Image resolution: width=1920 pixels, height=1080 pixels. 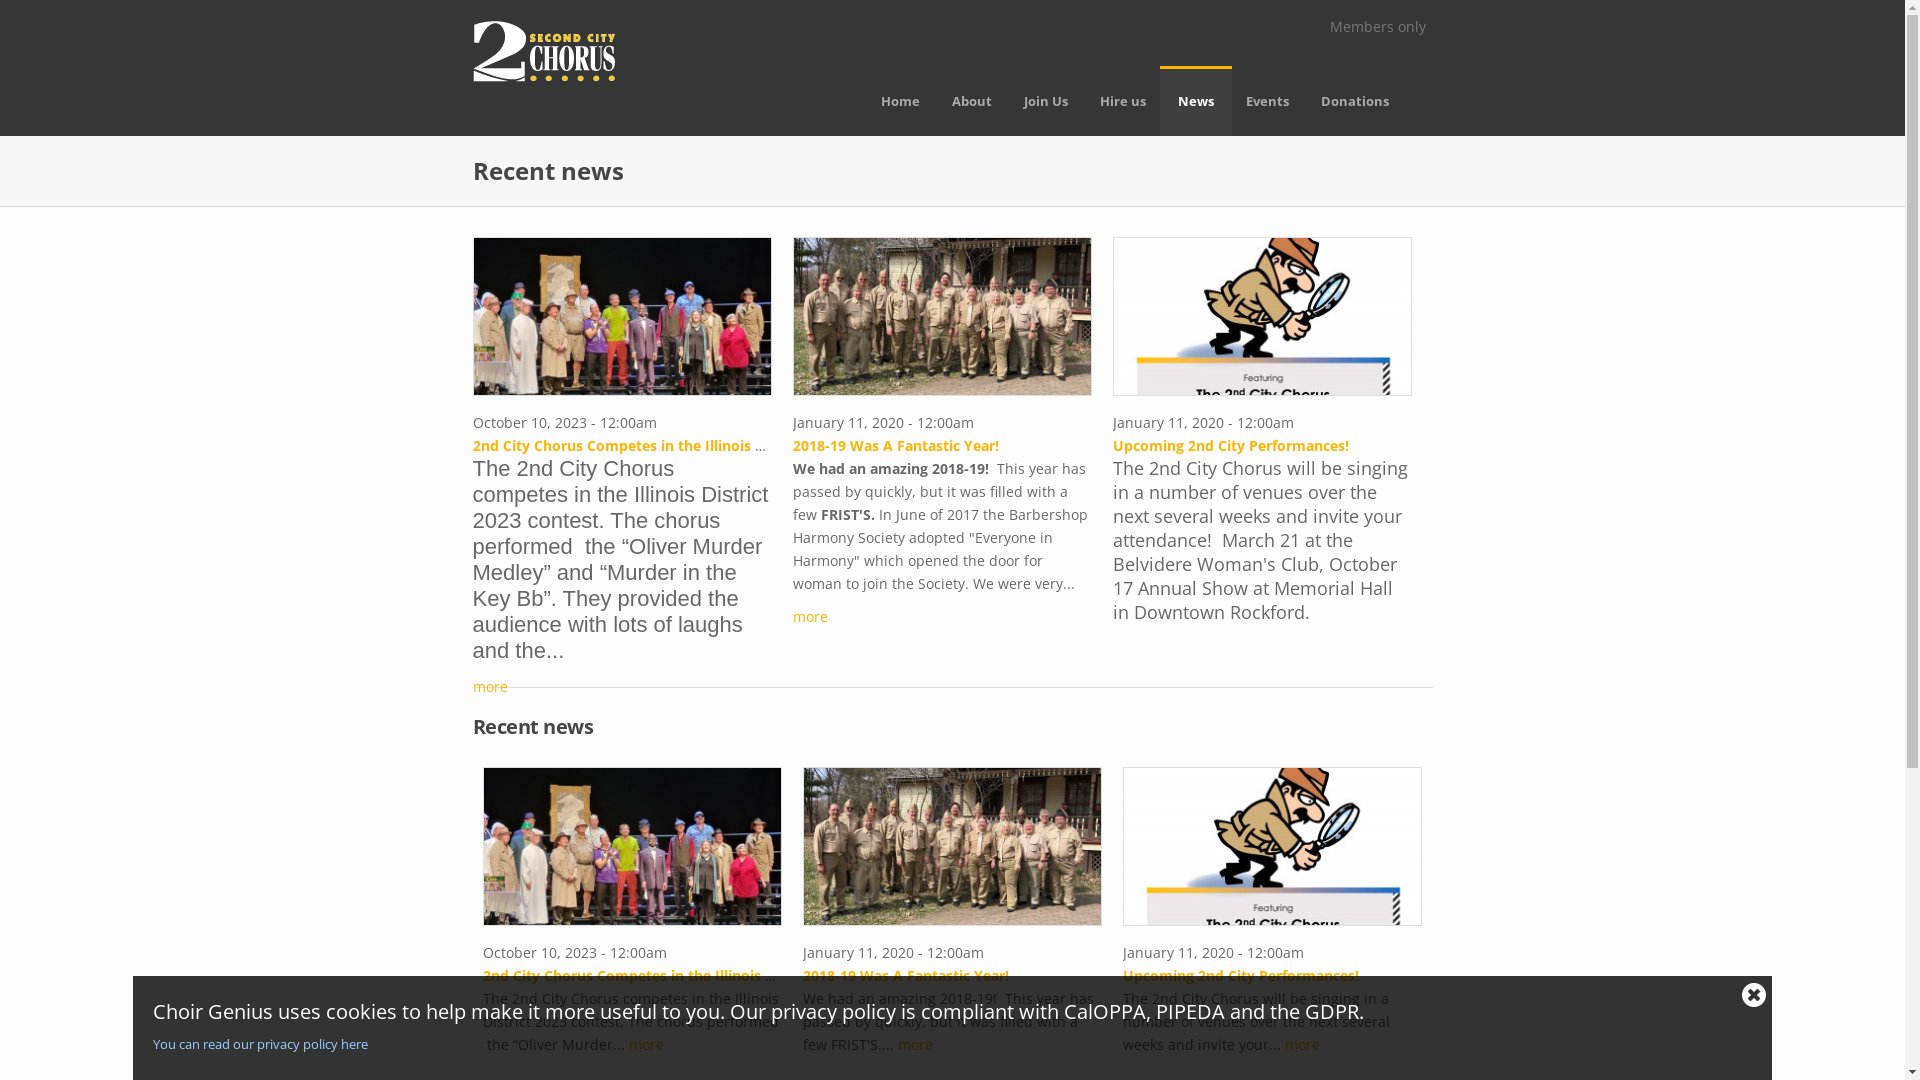 What do you see at coordinates (1376, 26) in the screenshot?
I see `'Members only'` at bounding box center [1376, 26].